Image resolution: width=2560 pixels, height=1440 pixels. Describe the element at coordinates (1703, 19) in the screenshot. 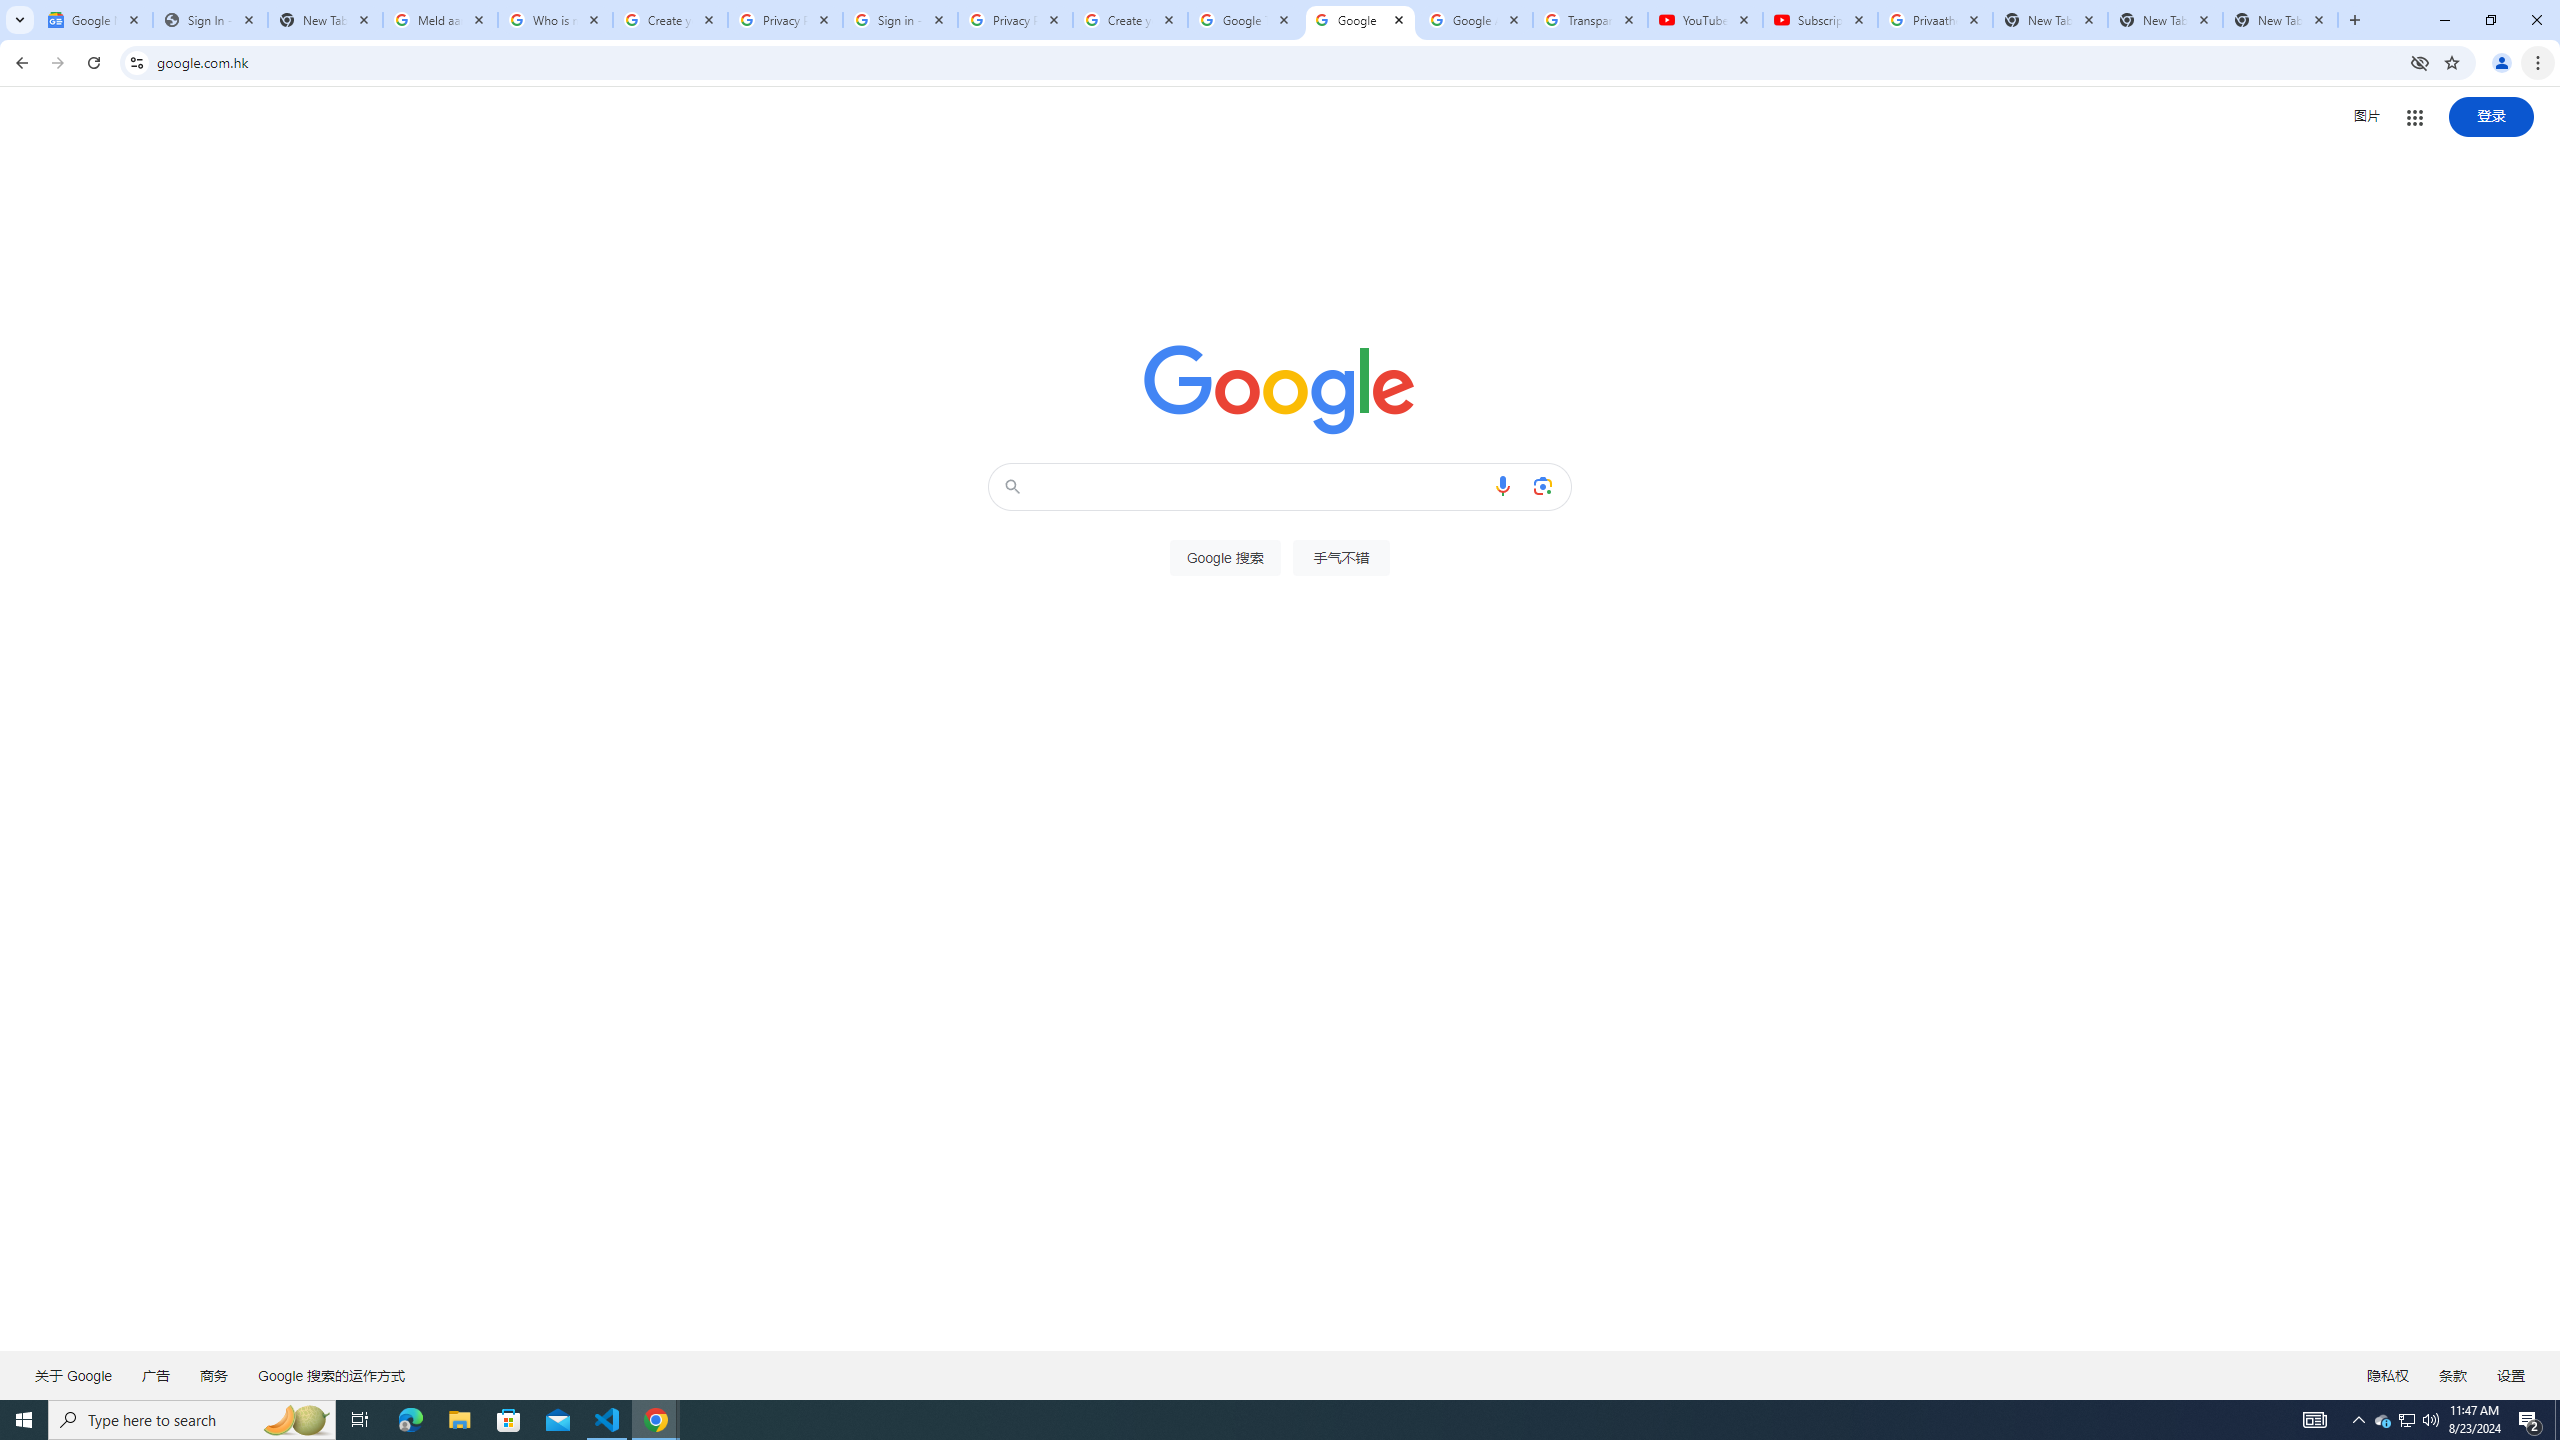

I see `'YouTube'` at that location.